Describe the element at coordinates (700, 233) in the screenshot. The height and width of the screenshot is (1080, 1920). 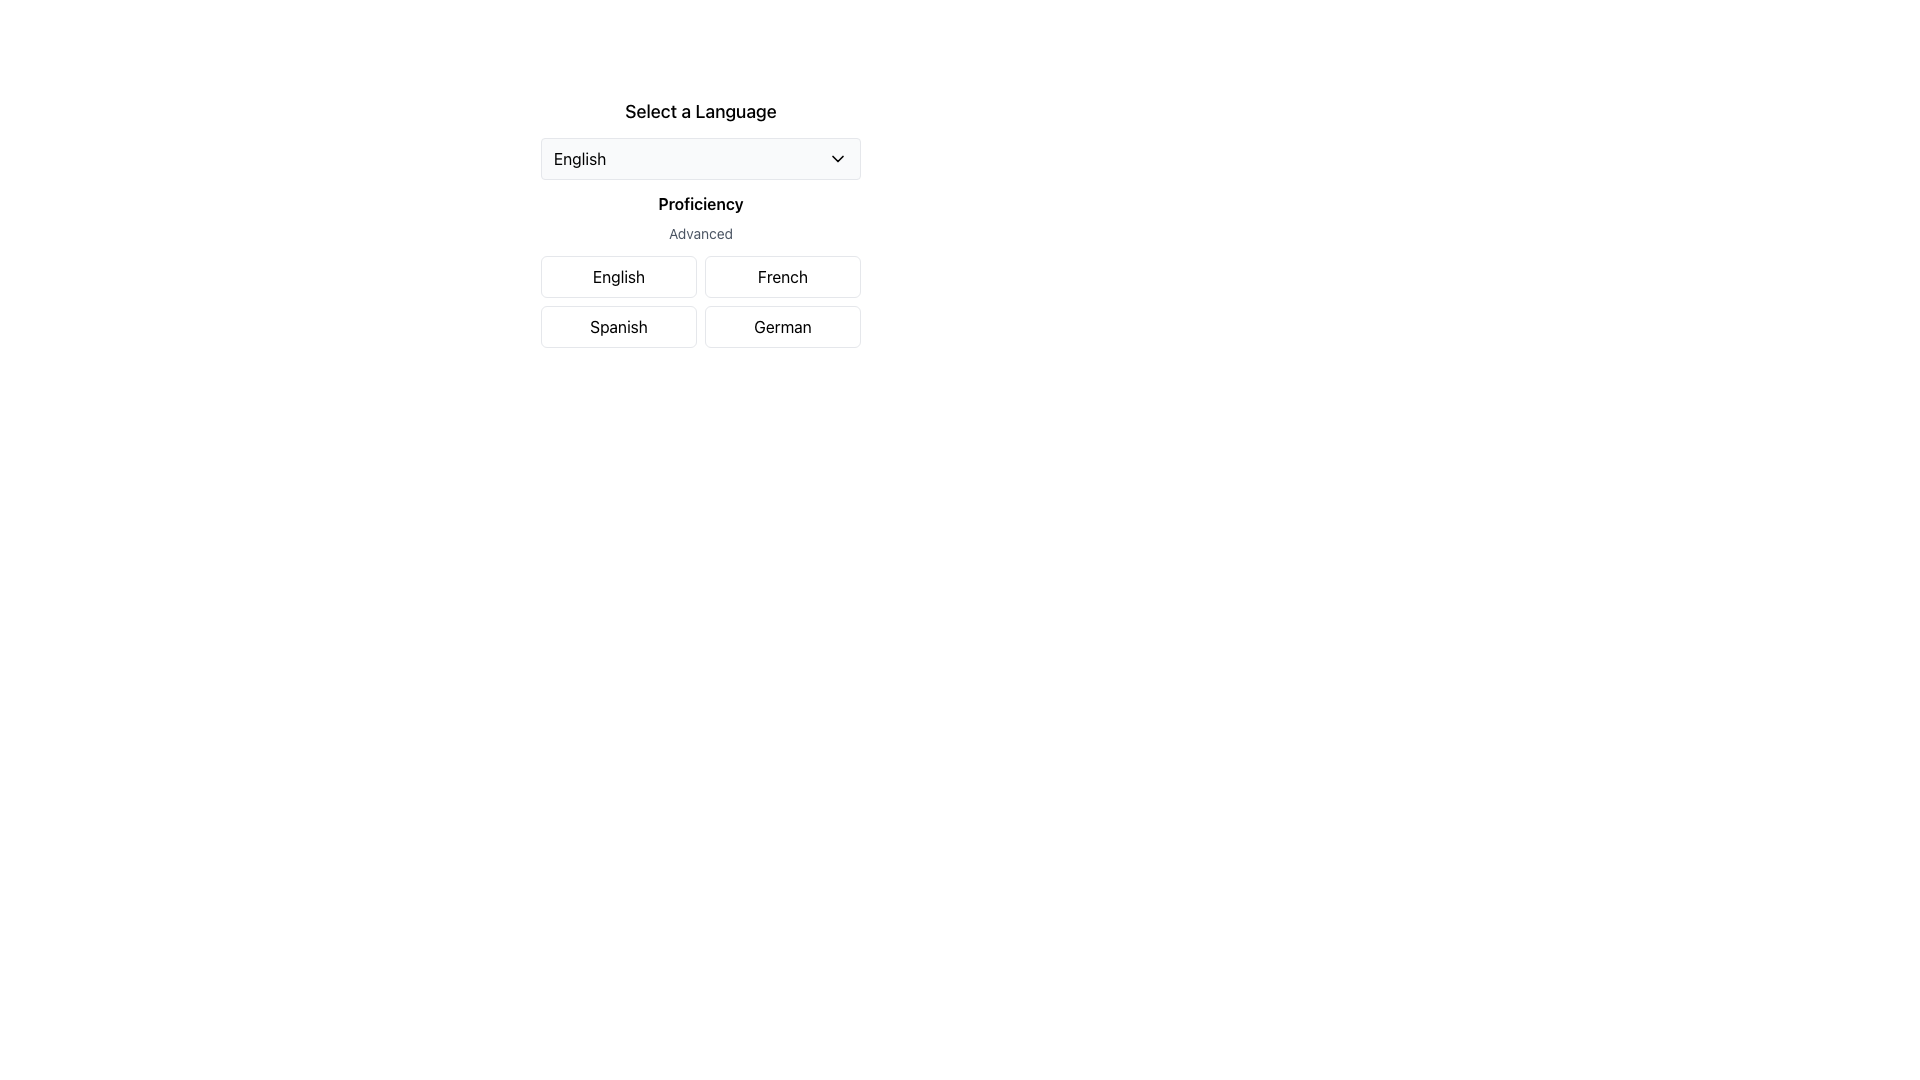
I see `the text element displaying 'Advanced' located directly beneath the 'Proficiency' heading` at that location.